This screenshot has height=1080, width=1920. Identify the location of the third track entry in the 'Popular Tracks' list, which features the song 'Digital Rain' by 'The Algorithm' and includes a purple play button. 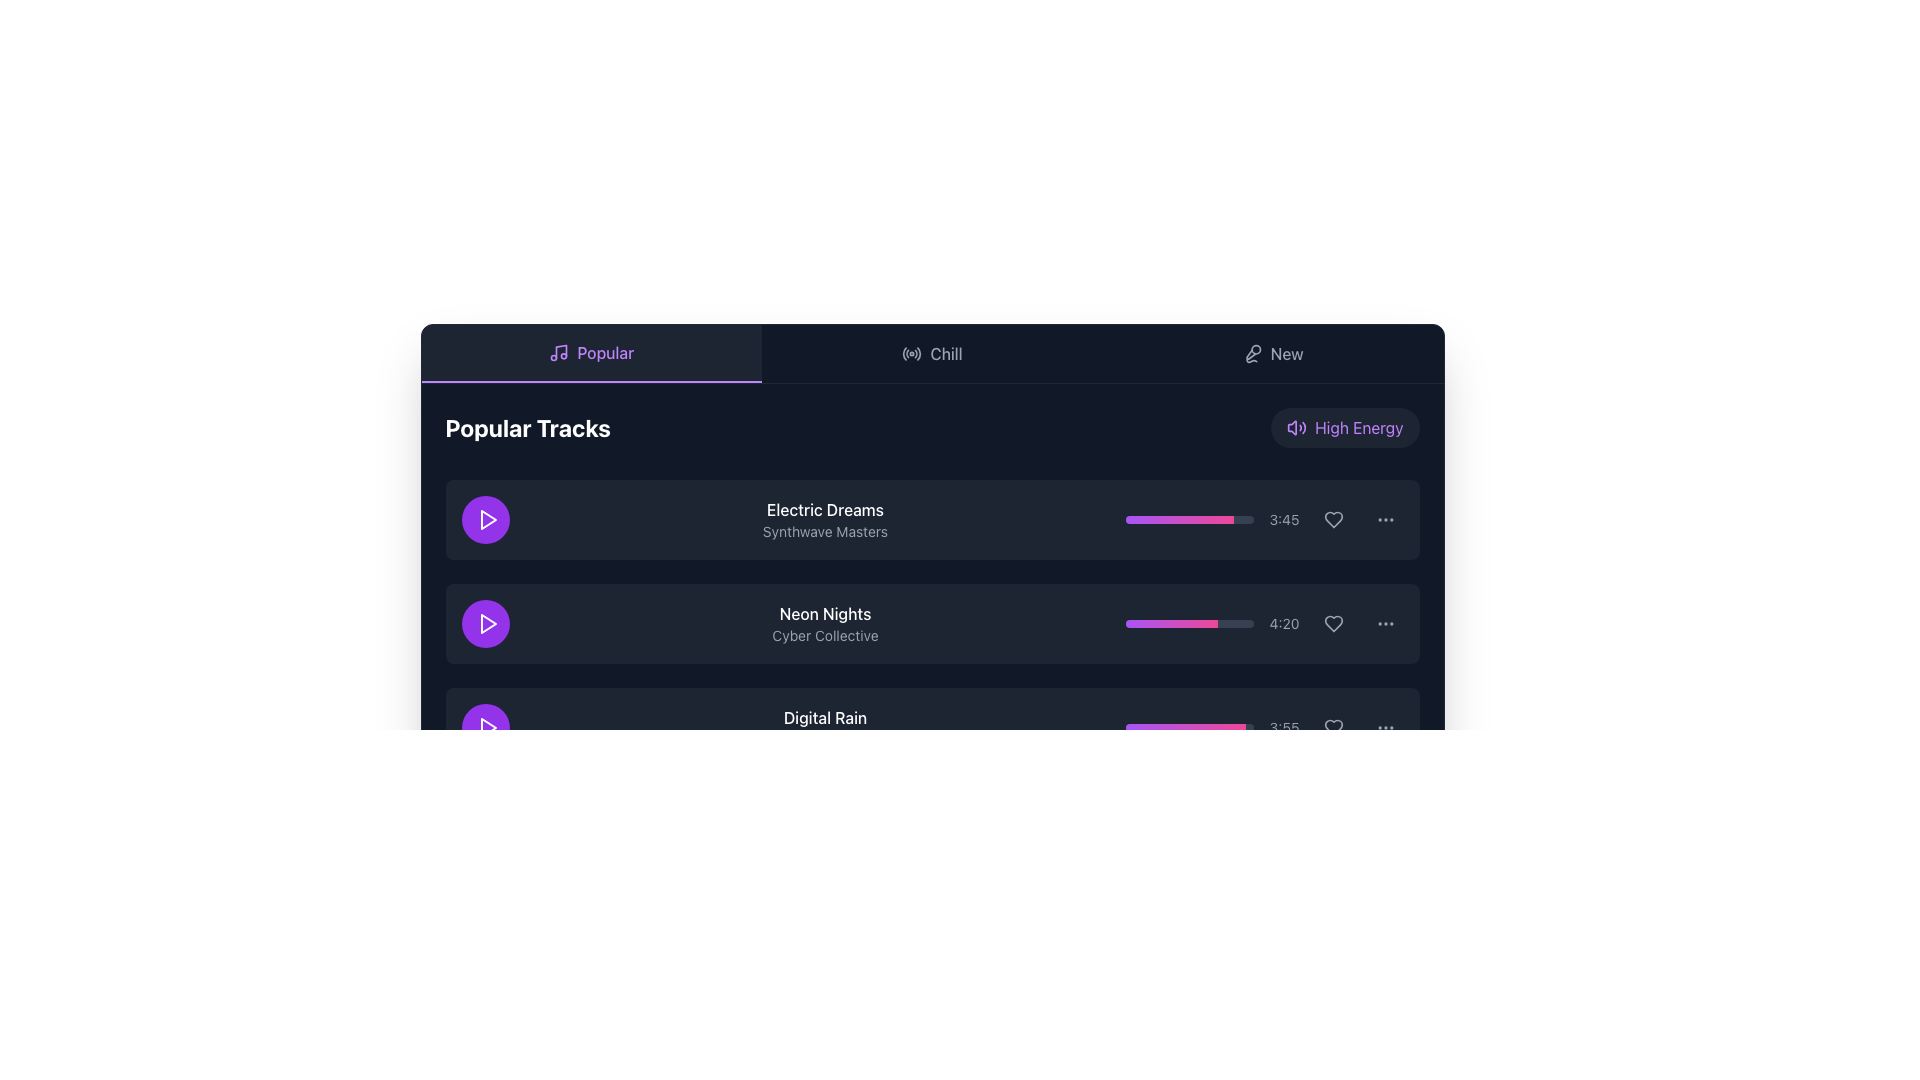
(931, 728).